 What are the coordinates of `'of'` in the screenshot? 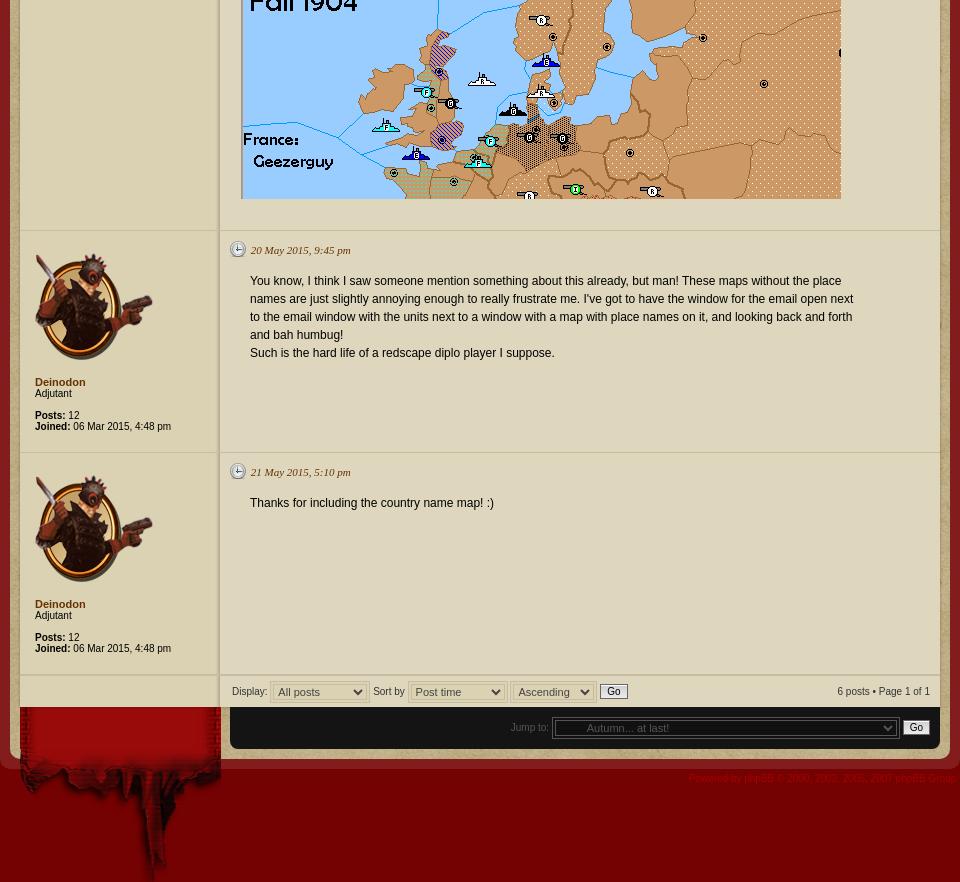 It's located at (916, 689).